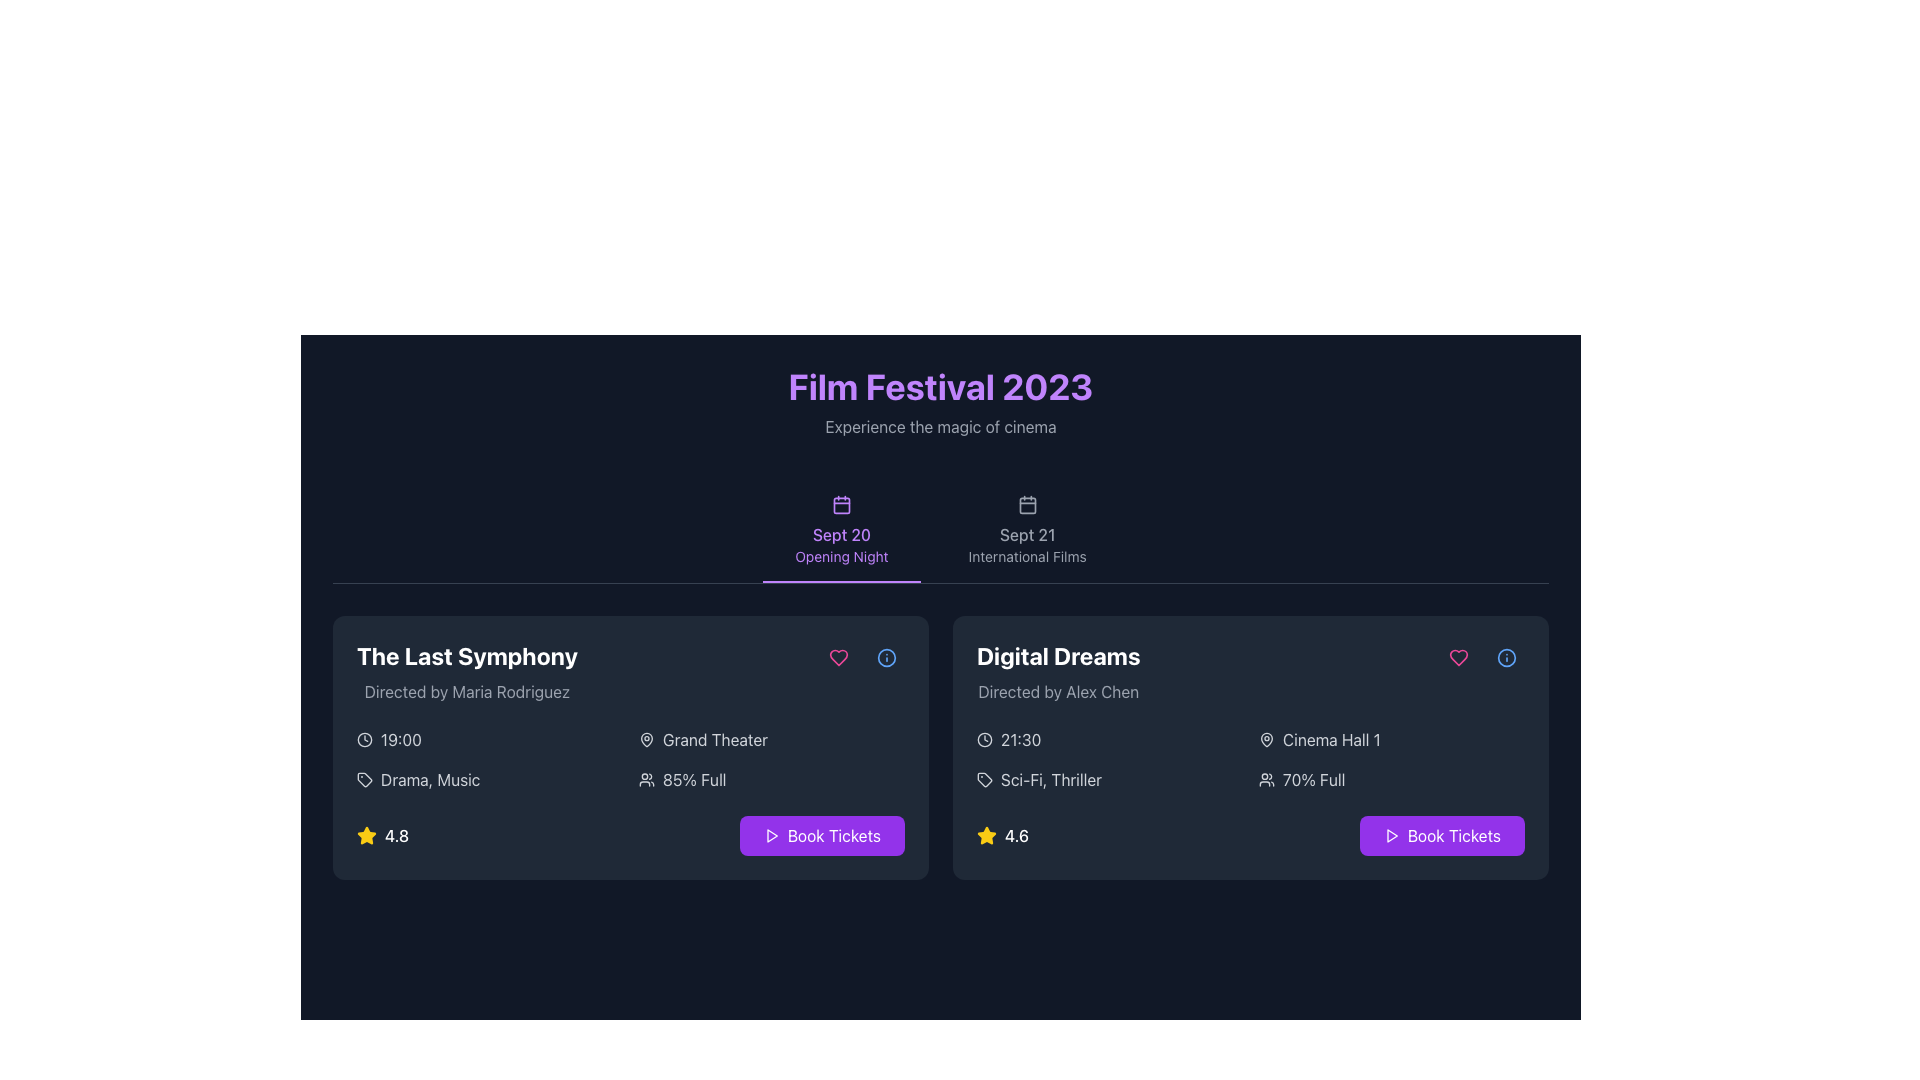 This screenshot has width=1920, height=1080. Describe the element at coordinates (841, 530) in the screenshot. I see `the 'Opening Night' interactive button, which is the first item in a horizontal list of date-related options under the heading 'Film Festival 2023'` at that location.